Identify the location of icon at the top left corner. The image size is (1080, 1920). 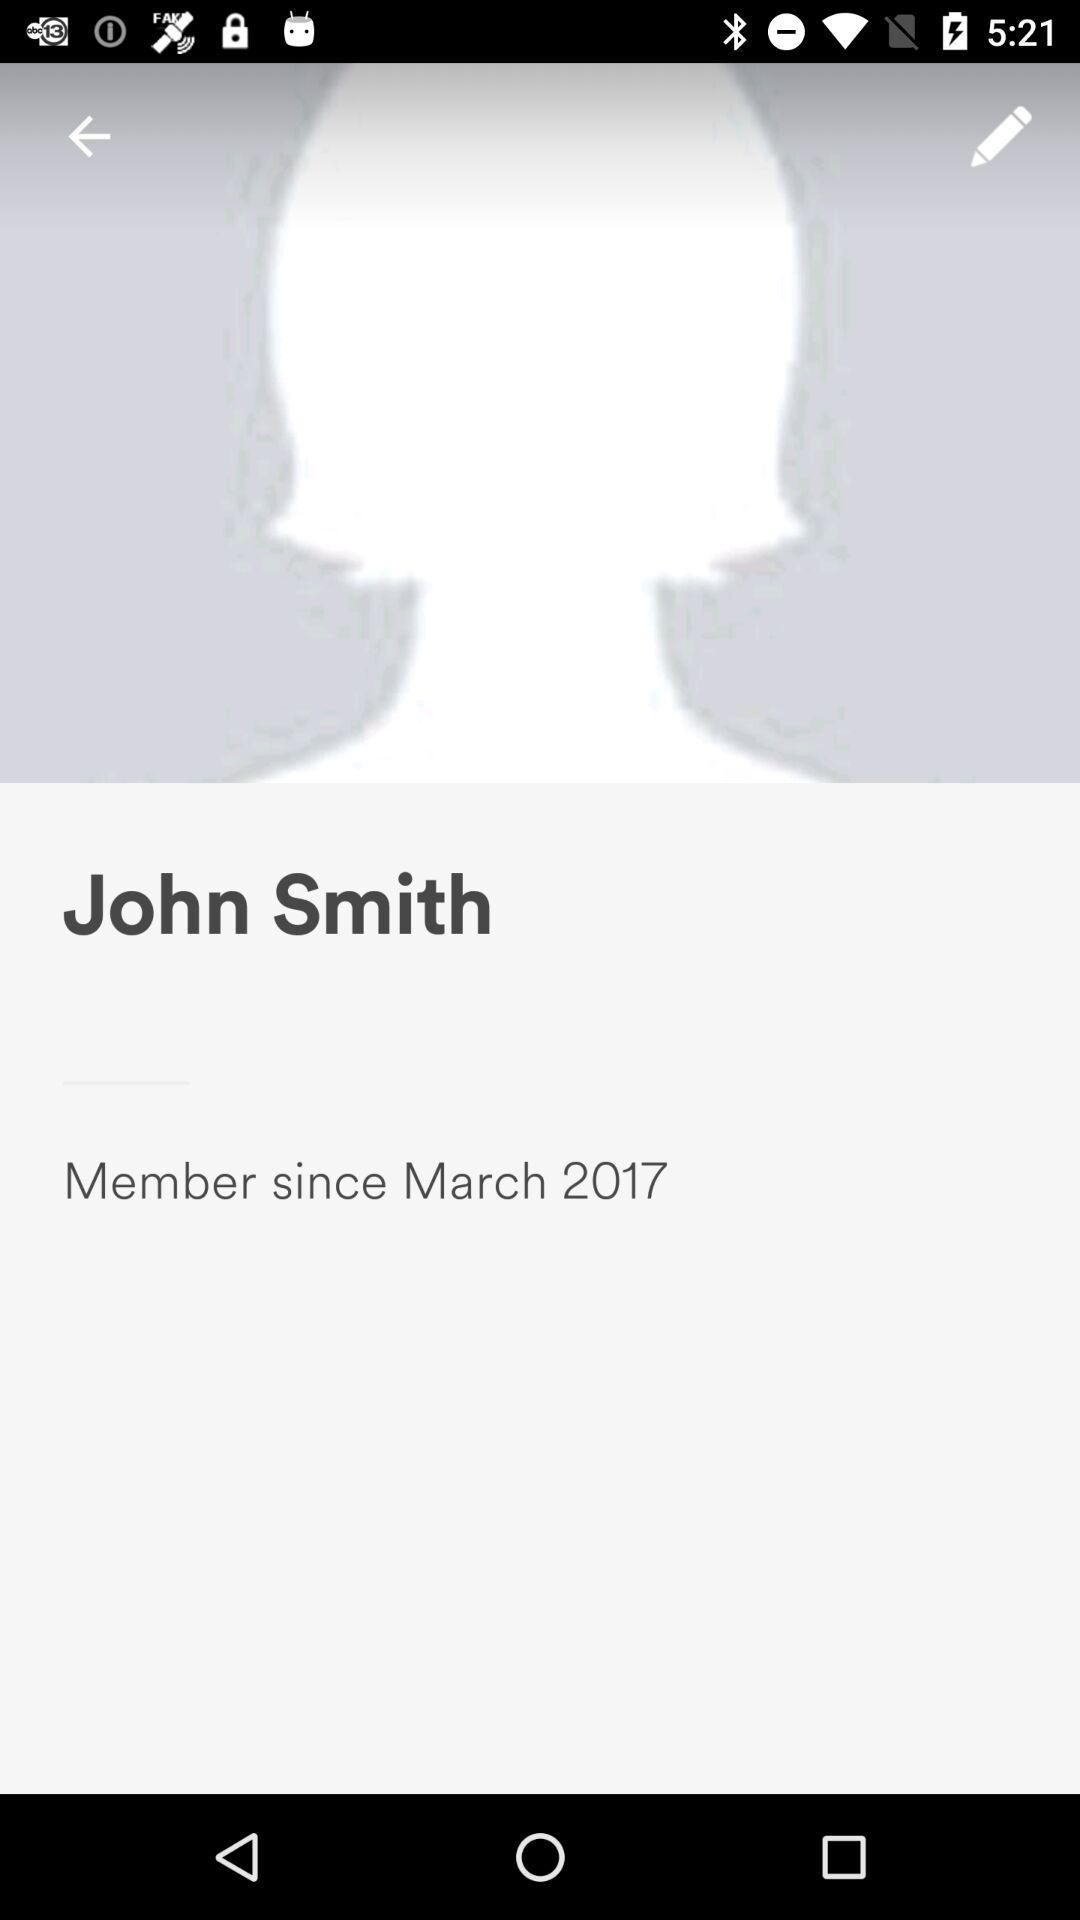
(88, 135).